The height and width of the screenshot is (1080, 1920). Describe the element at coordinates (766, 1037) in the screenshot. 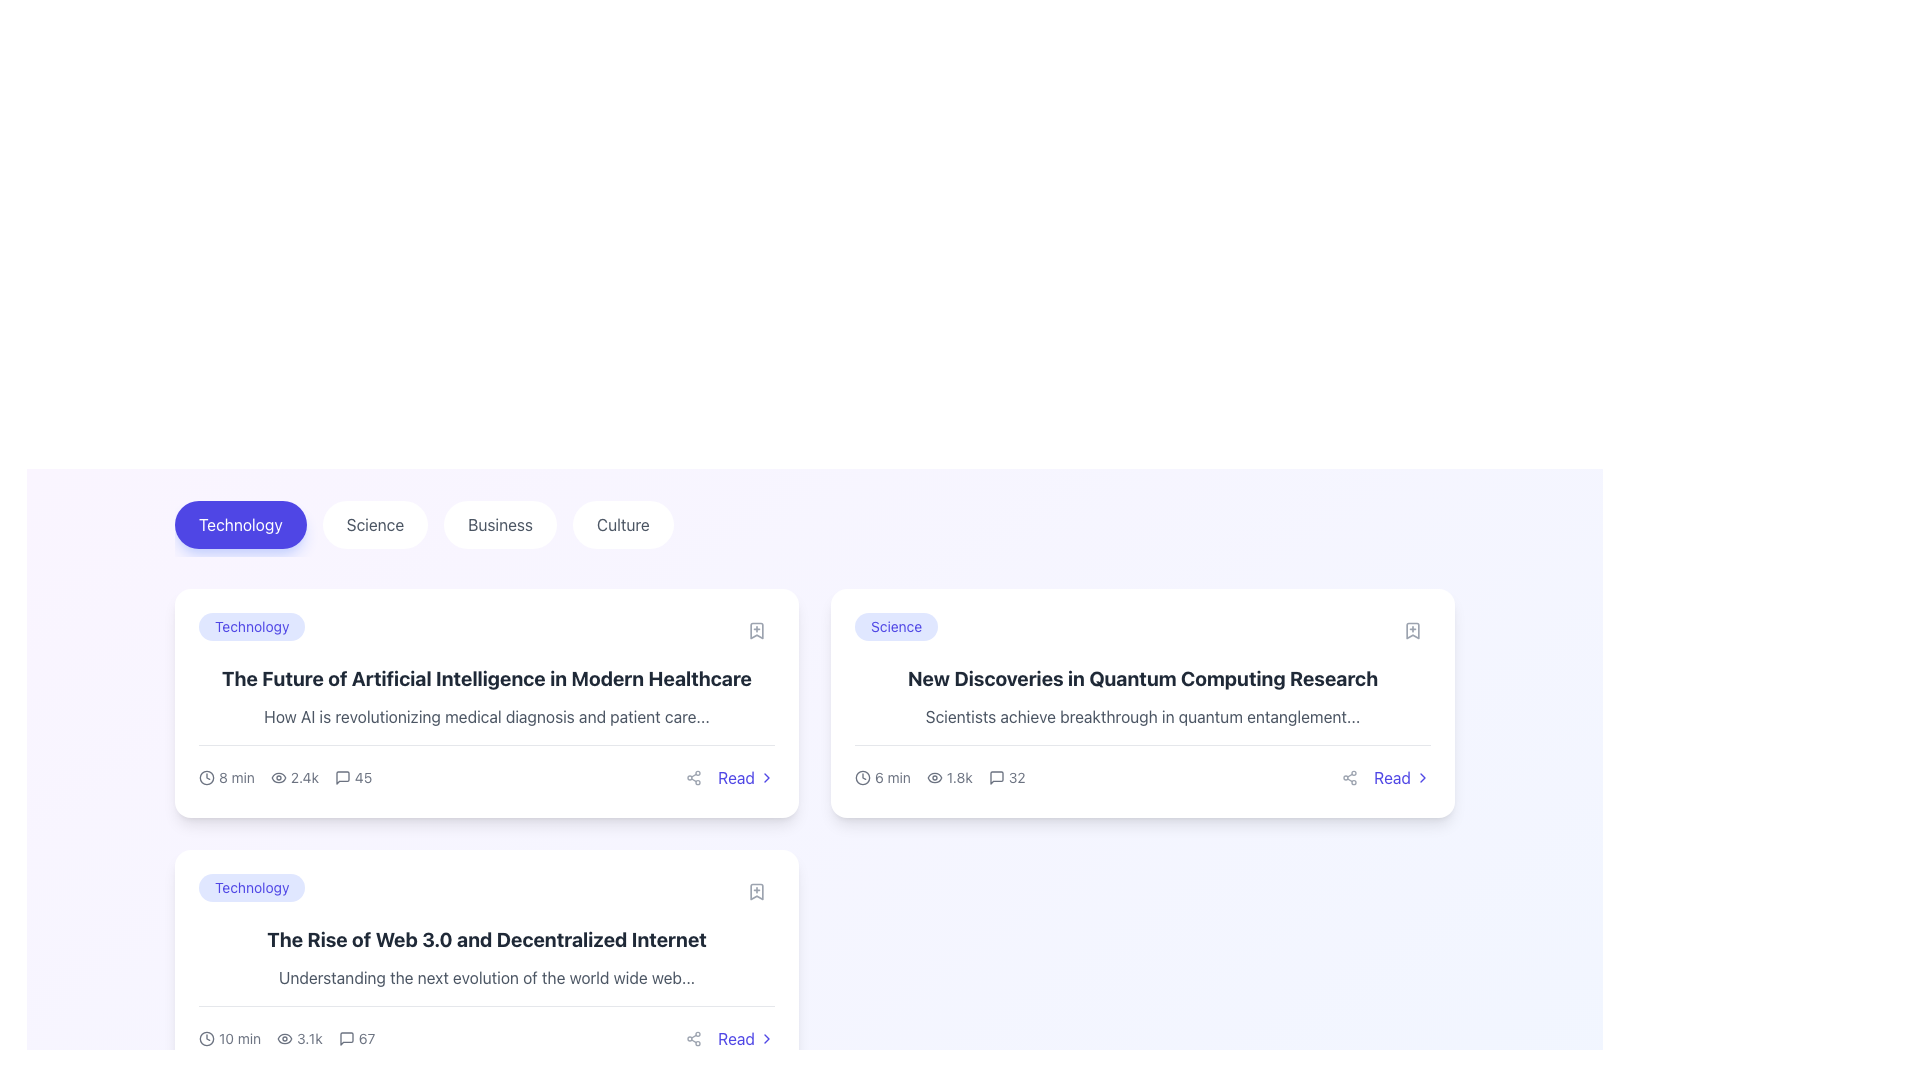

I see `the interactive icon within the 'Read' button located at the bottom-right corner of the second card in the interface` at that location.